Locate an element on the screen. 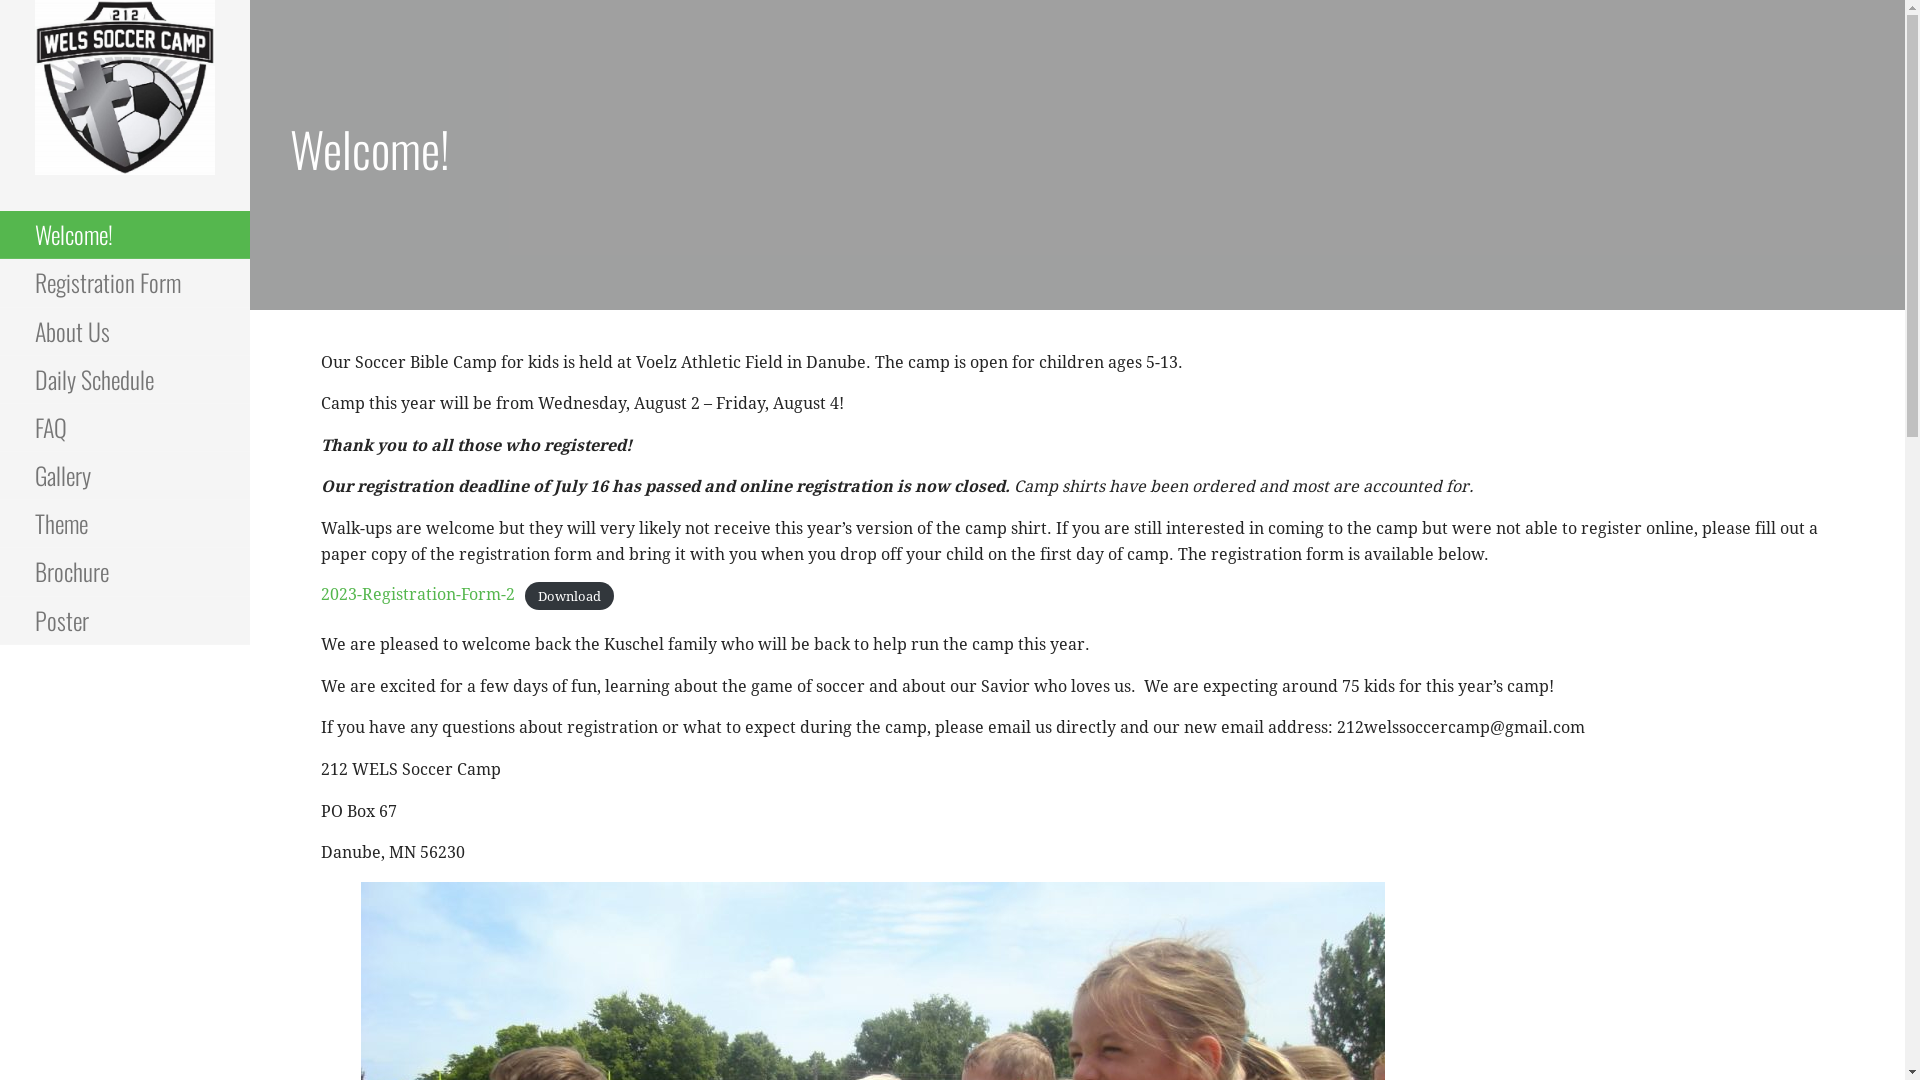  'Registration Form' is located at coordinates (123, 282).